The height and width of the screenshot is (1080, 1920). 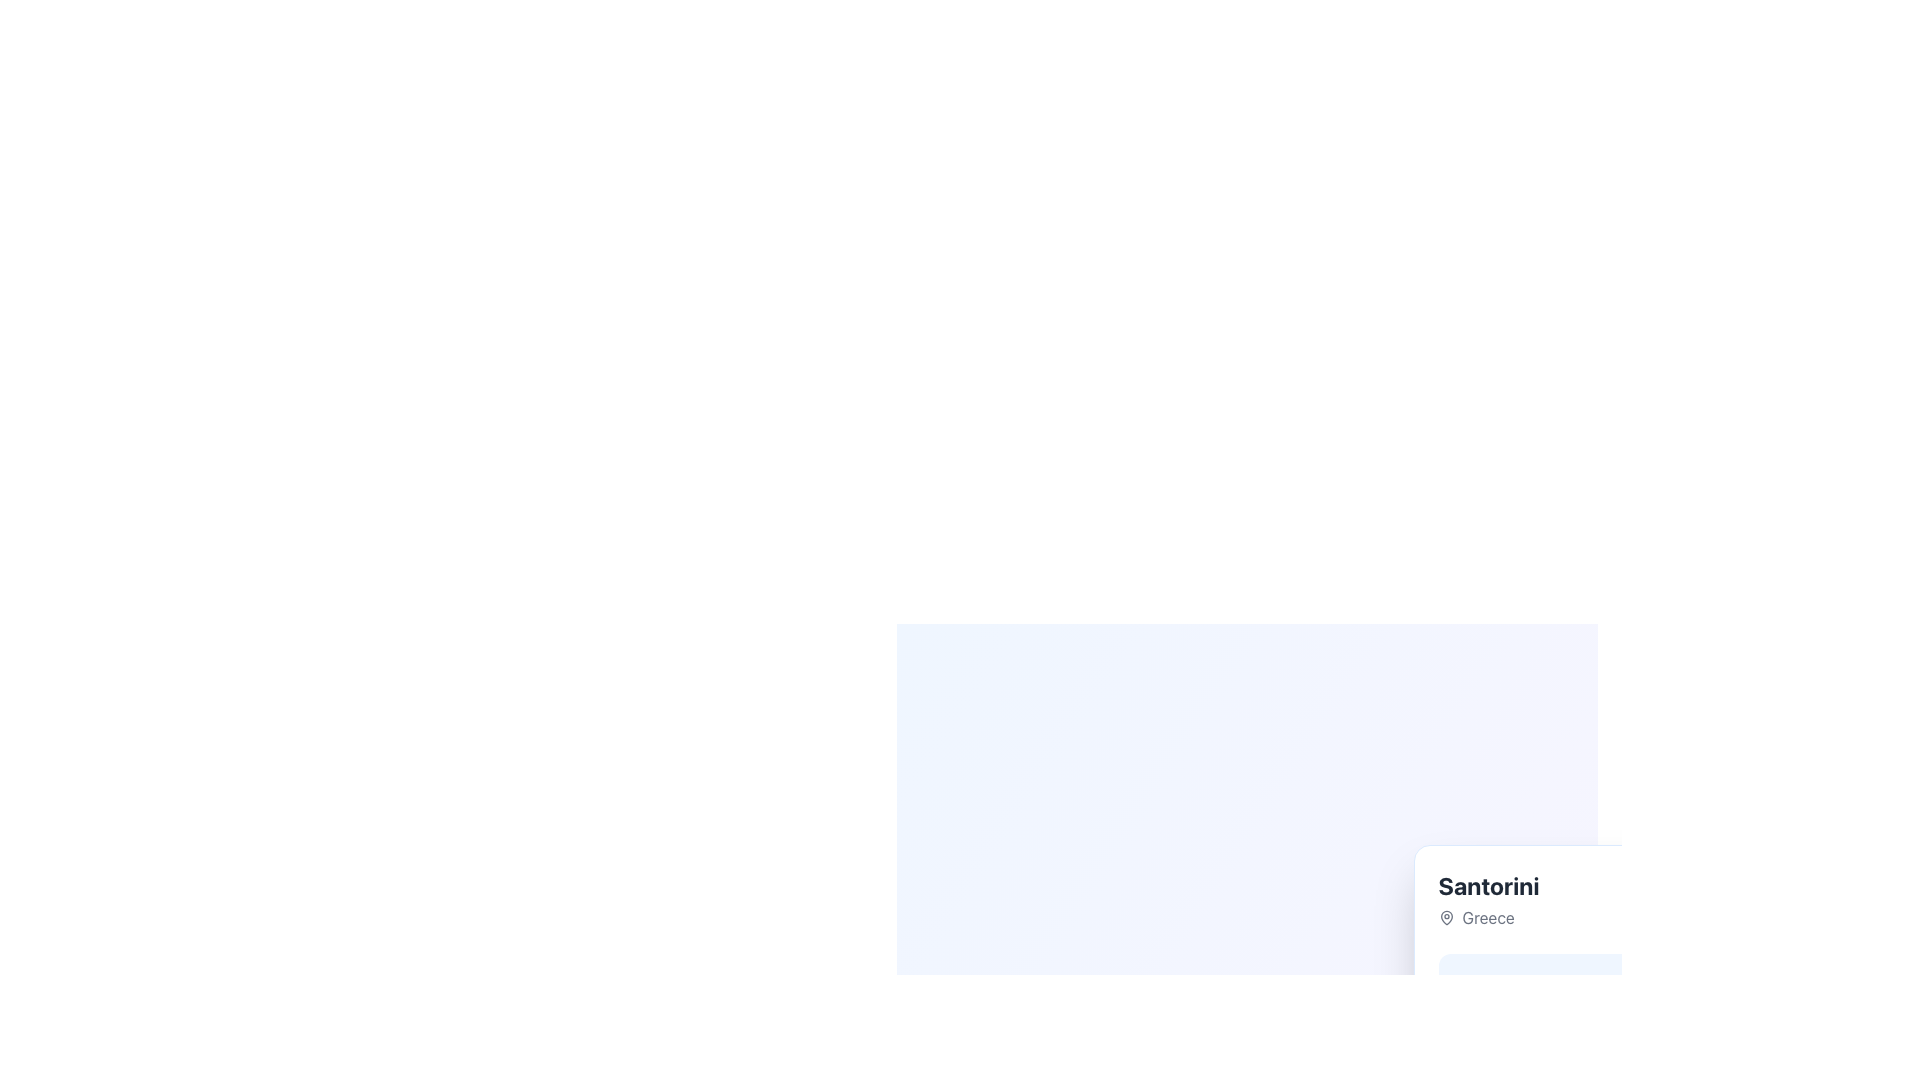 I want to click on the text label displaying 'Santorini' which is located above the word 'Greece' with a location marker icon preceding it, so click(x=1488, y=898).